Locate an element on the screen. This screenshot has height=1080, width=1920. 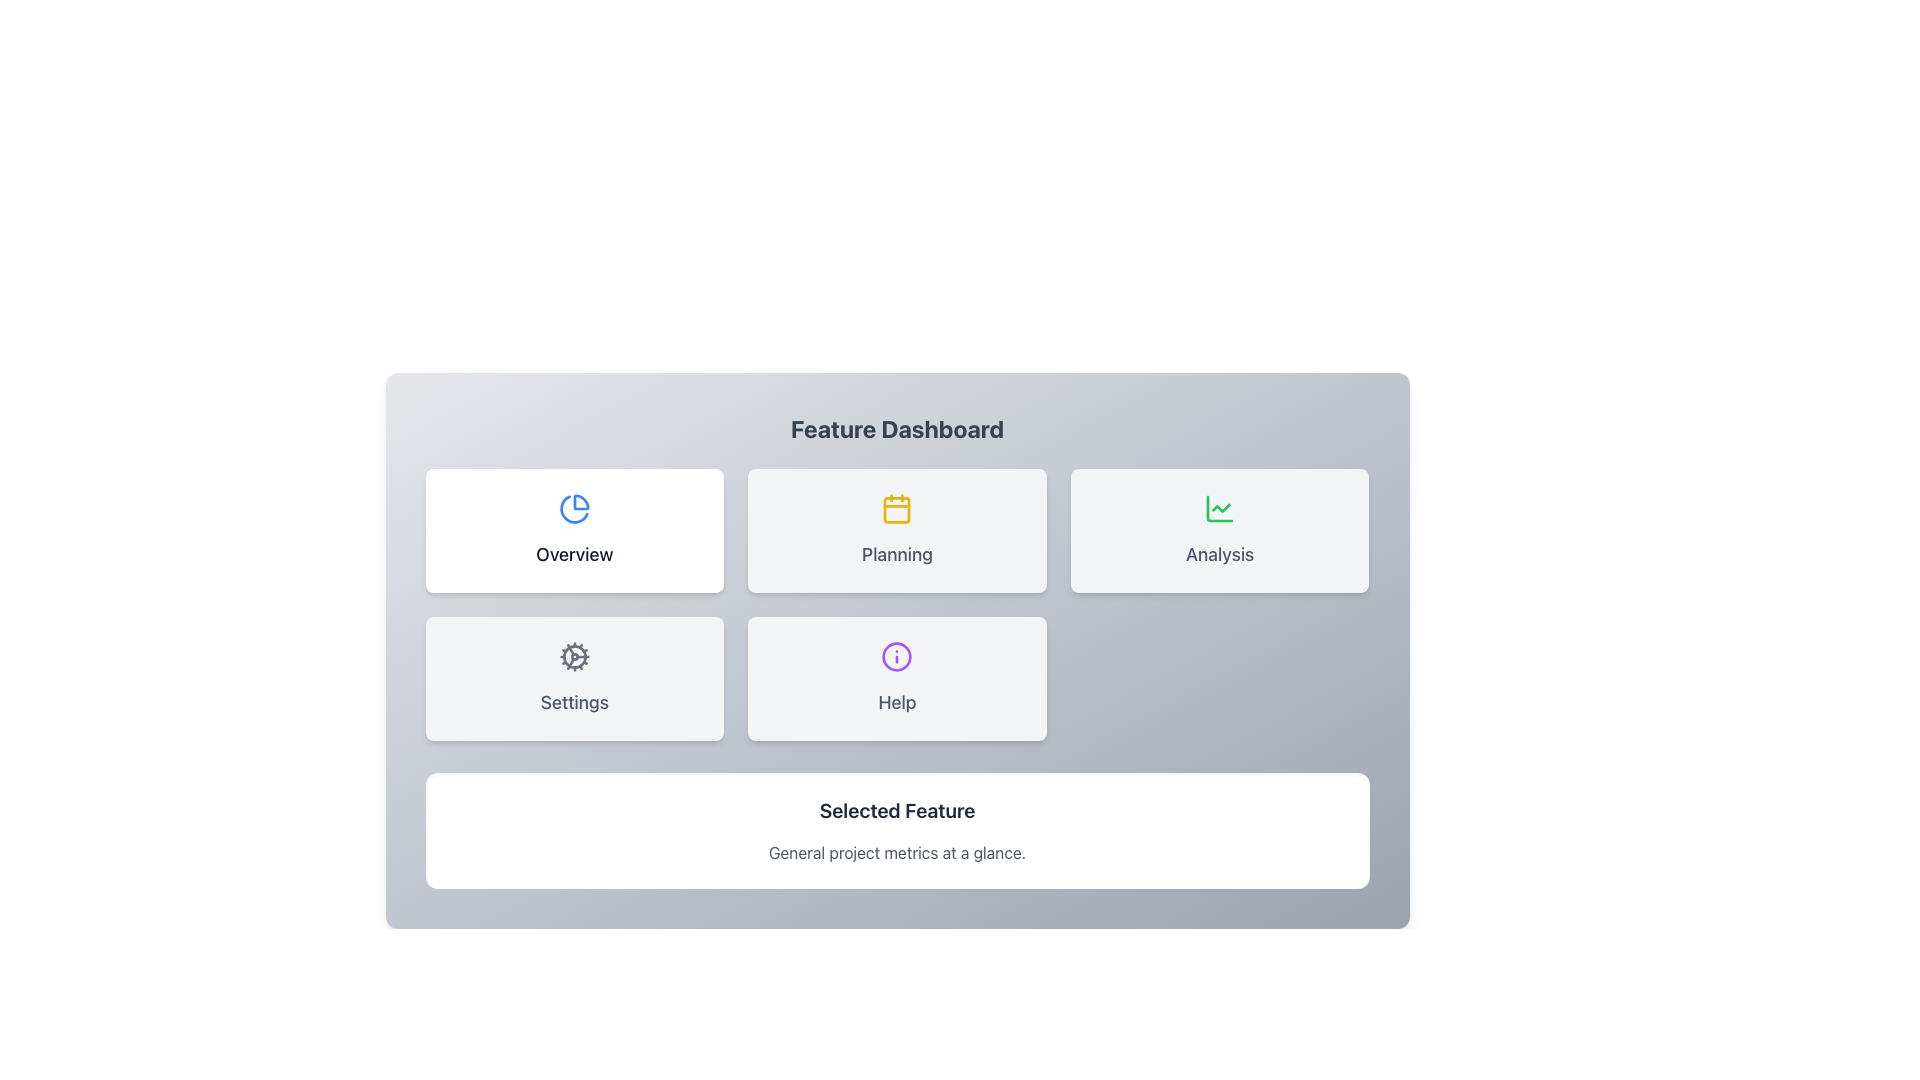
the 'Help' text label, which is styled with a medium font weight and larger size, located below a purple circular icon in a rectangular button at the bottom center of the grid layout is located at coordinates (896, 701).